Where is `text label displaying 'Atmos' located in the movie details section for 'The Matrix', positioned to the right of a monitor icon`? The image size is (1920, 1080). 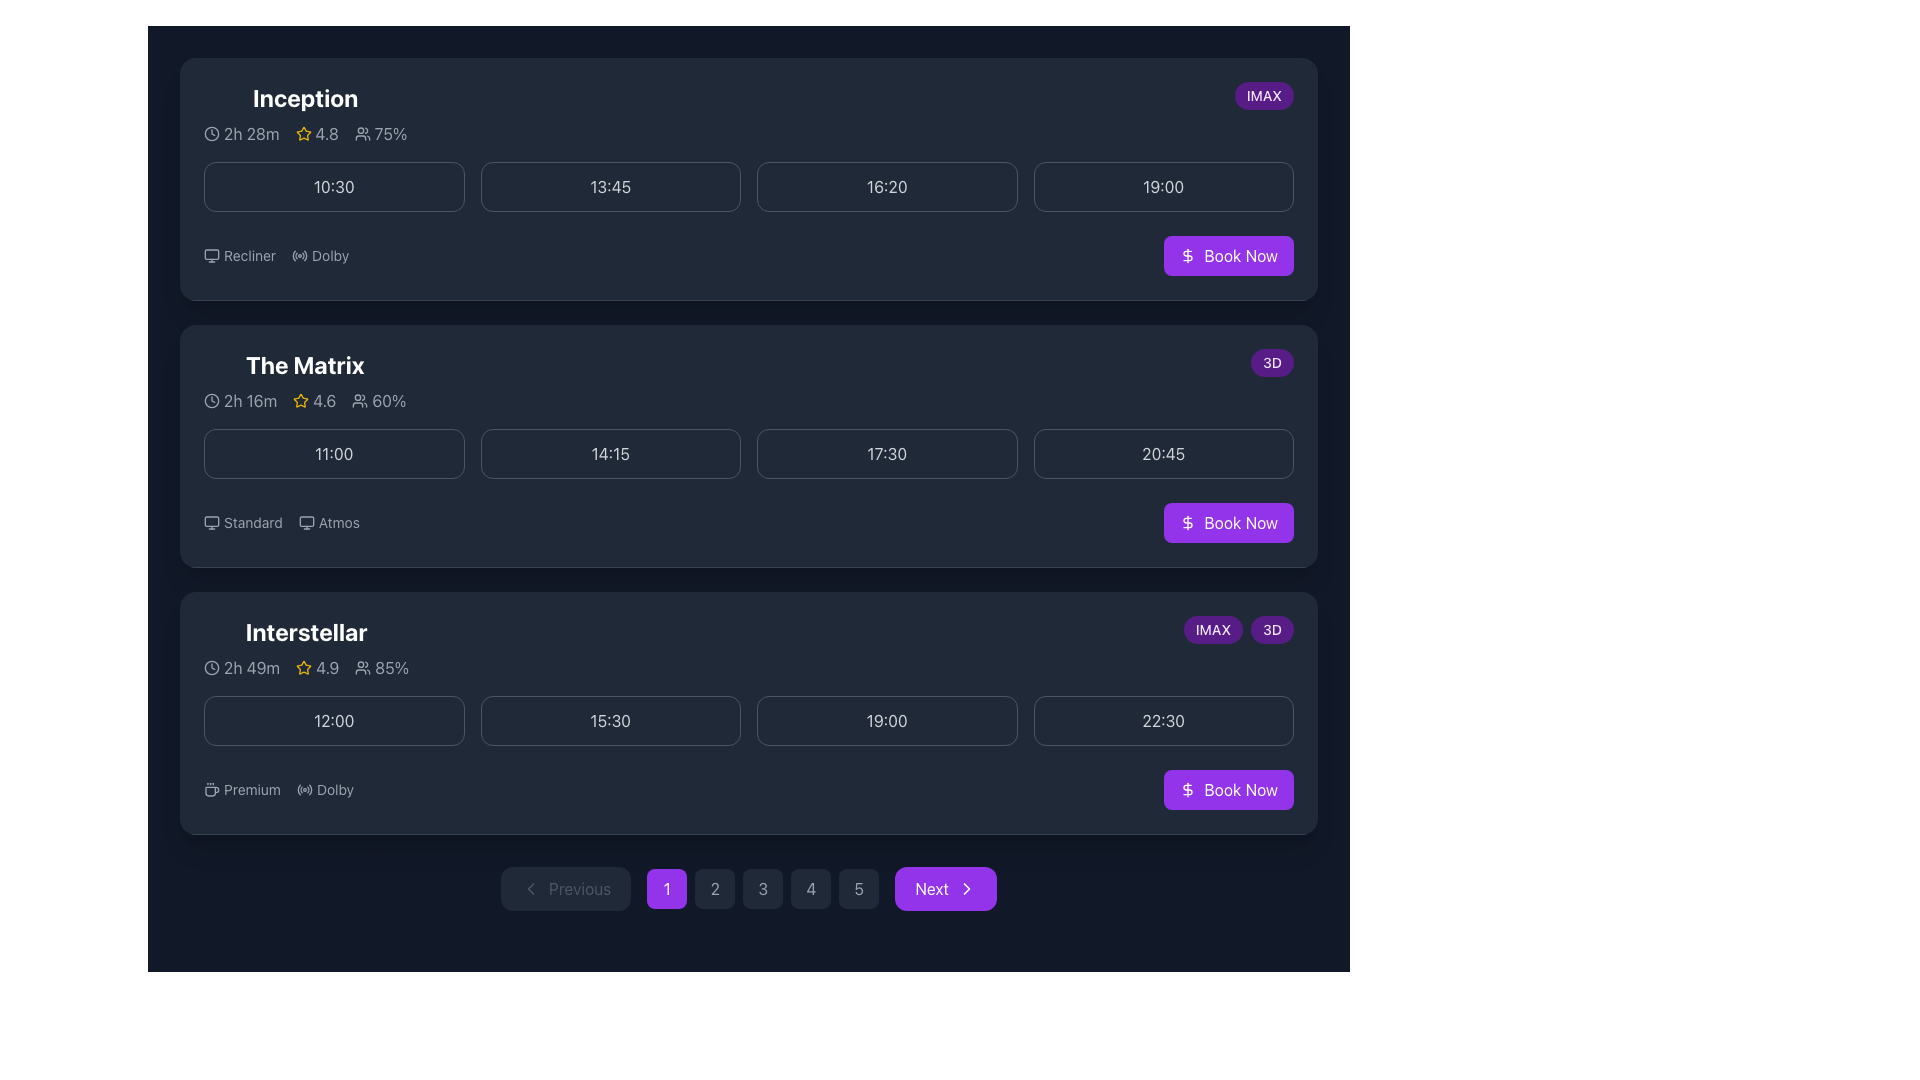 text label displaying 'Atmos' located in the movie details section for 'The Matrix', positioned to the right of a monitor icon is located at coordinates (339, 522).